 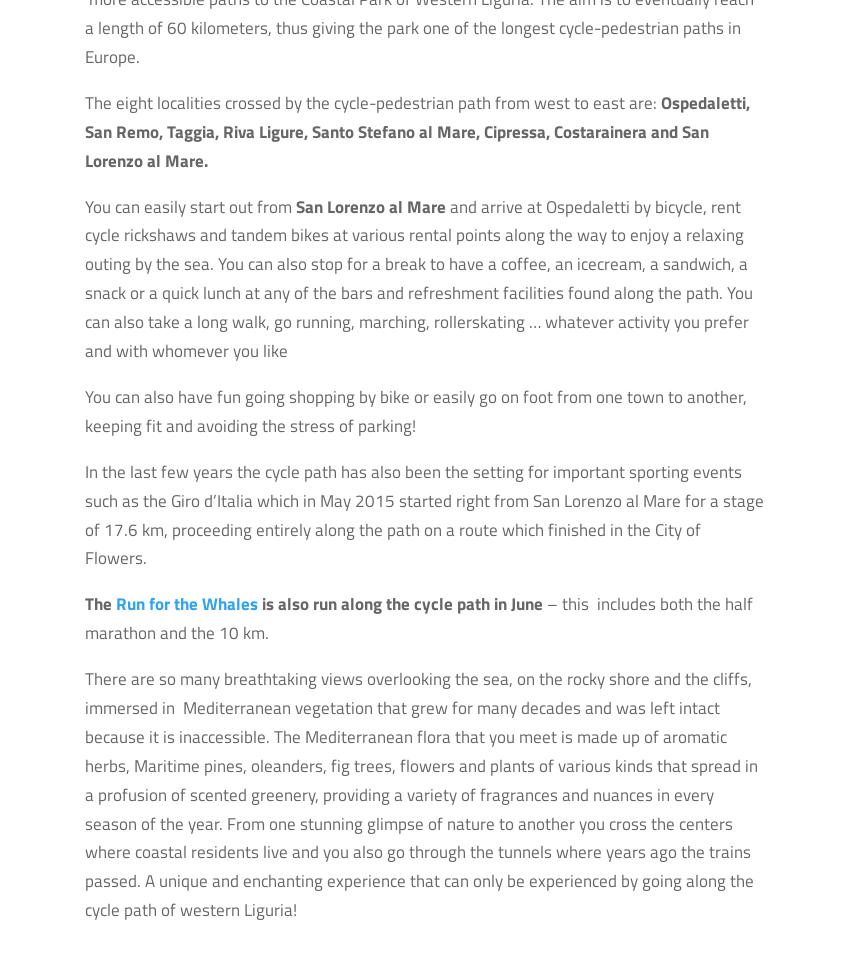 What do you see at coordinates (370, 206) in the screenshot?
I see `'San Lorenzo al Mare'` at bounding box center [370, 206].